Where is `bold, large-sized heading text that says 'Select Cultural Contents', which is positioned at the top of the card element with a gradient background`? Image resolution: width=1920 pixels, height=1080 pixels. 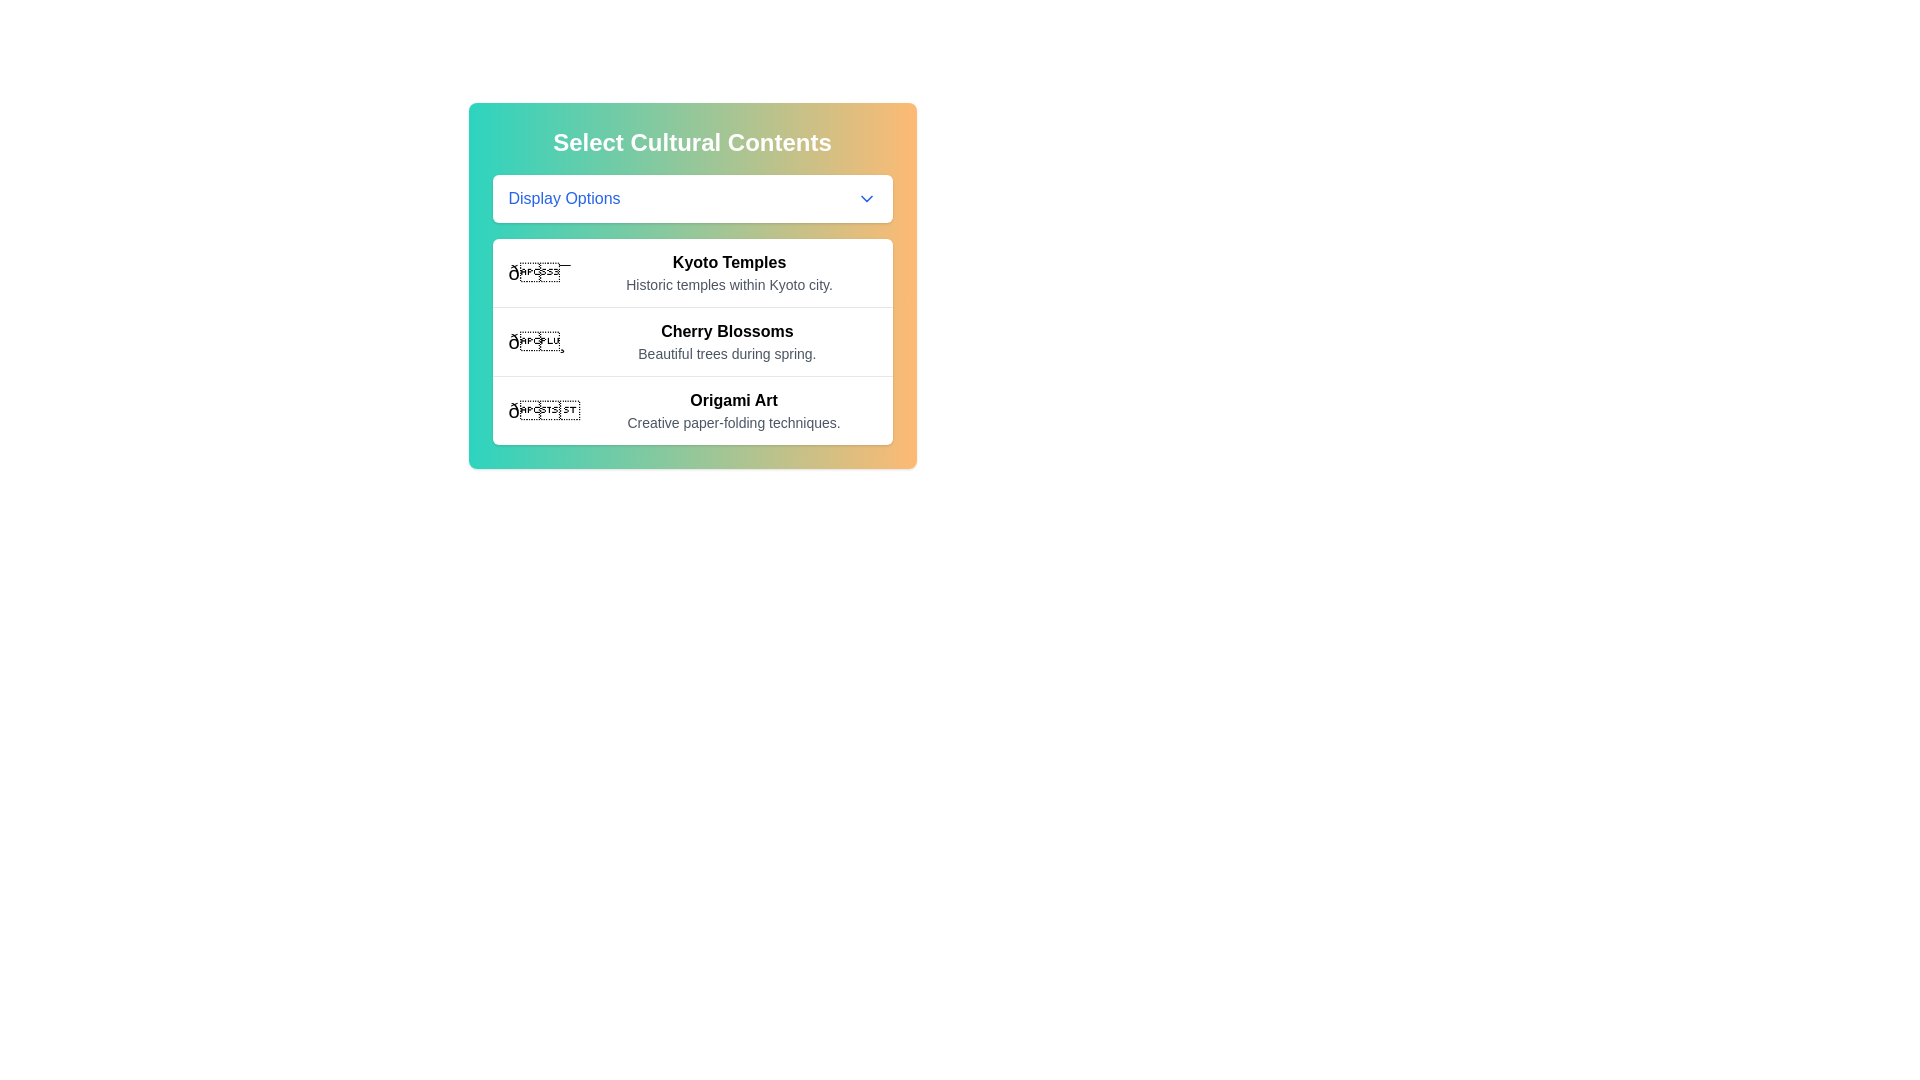 bold, large-sized heading text that says 'Select Cultural Contents', which is positioned at the top of the card element with a gradient background is located at coordinates (692, 141).